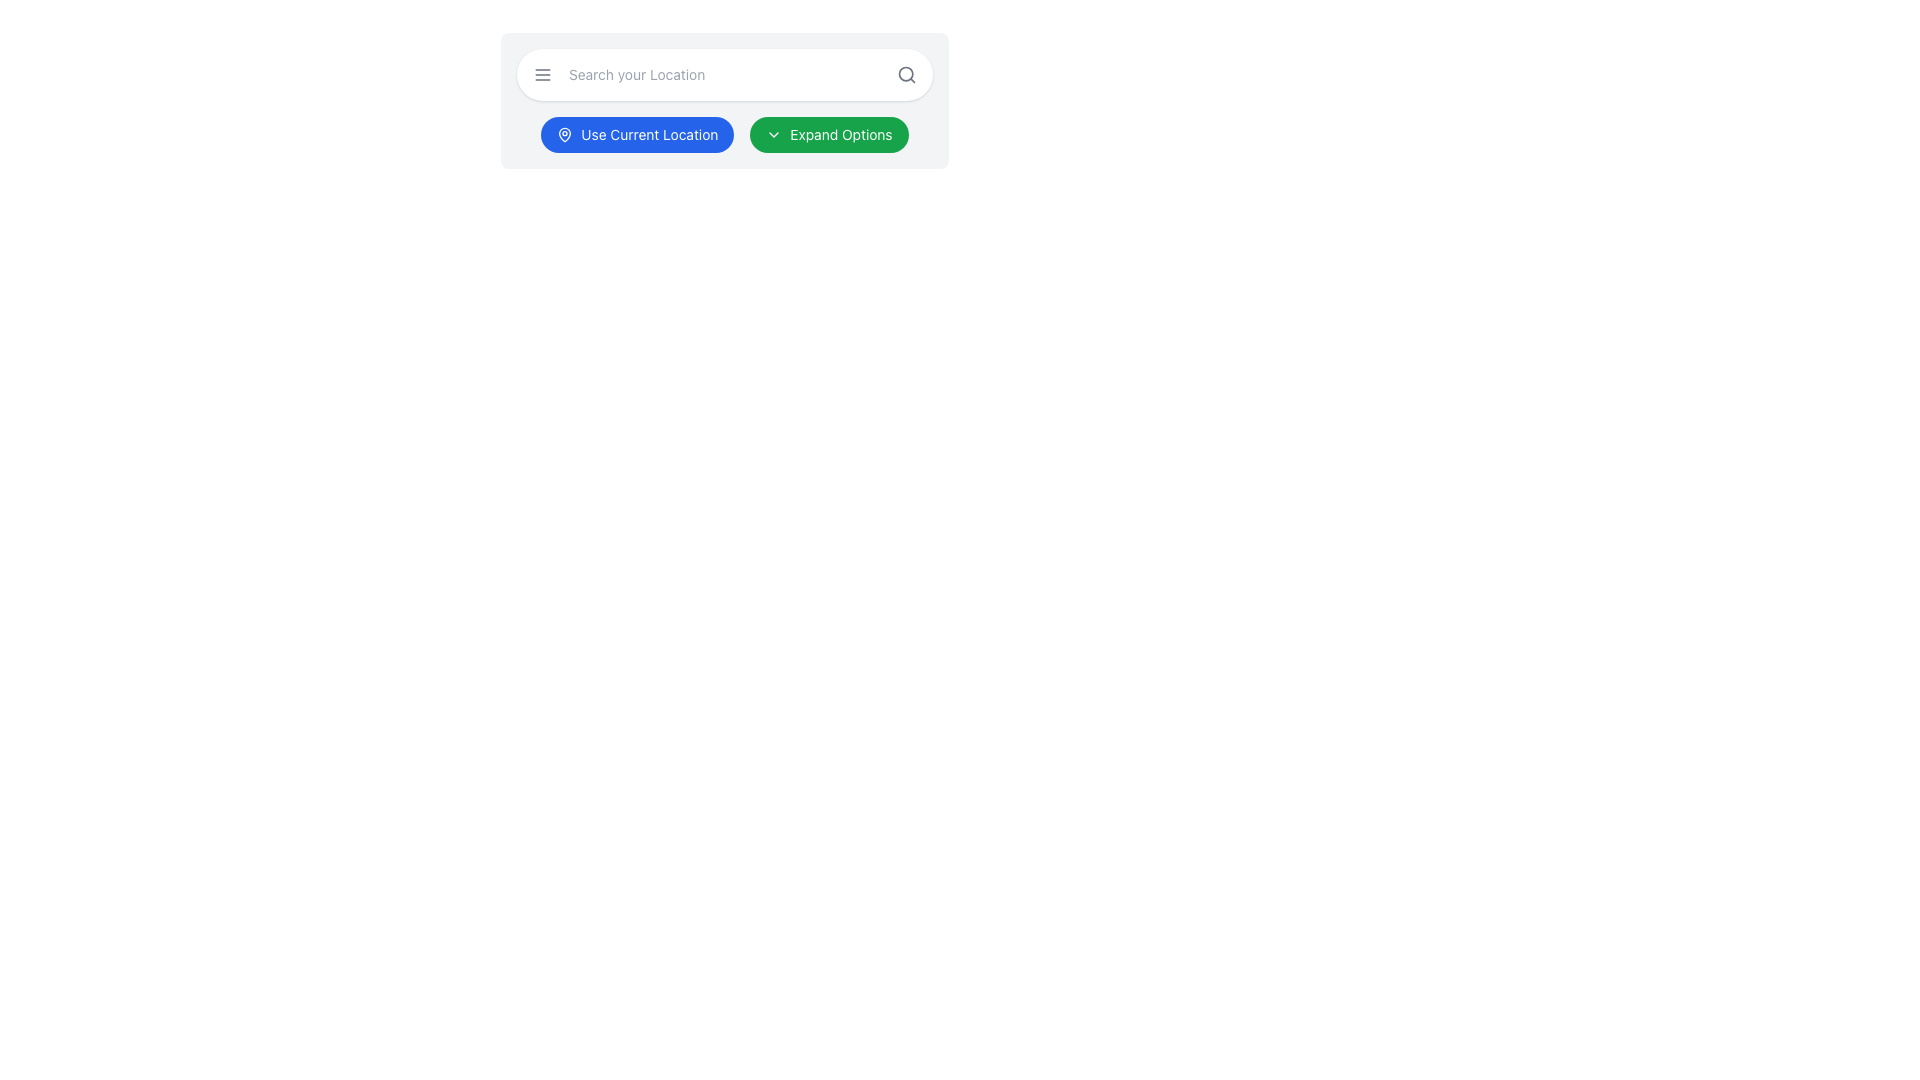 The image size is (1920, 1080). Describe the element at coordinates (906, 73) in the screenshot. I see `the magnifying glass icon button located at the rightmost end of the search bar, which changes color on hover` at that location.